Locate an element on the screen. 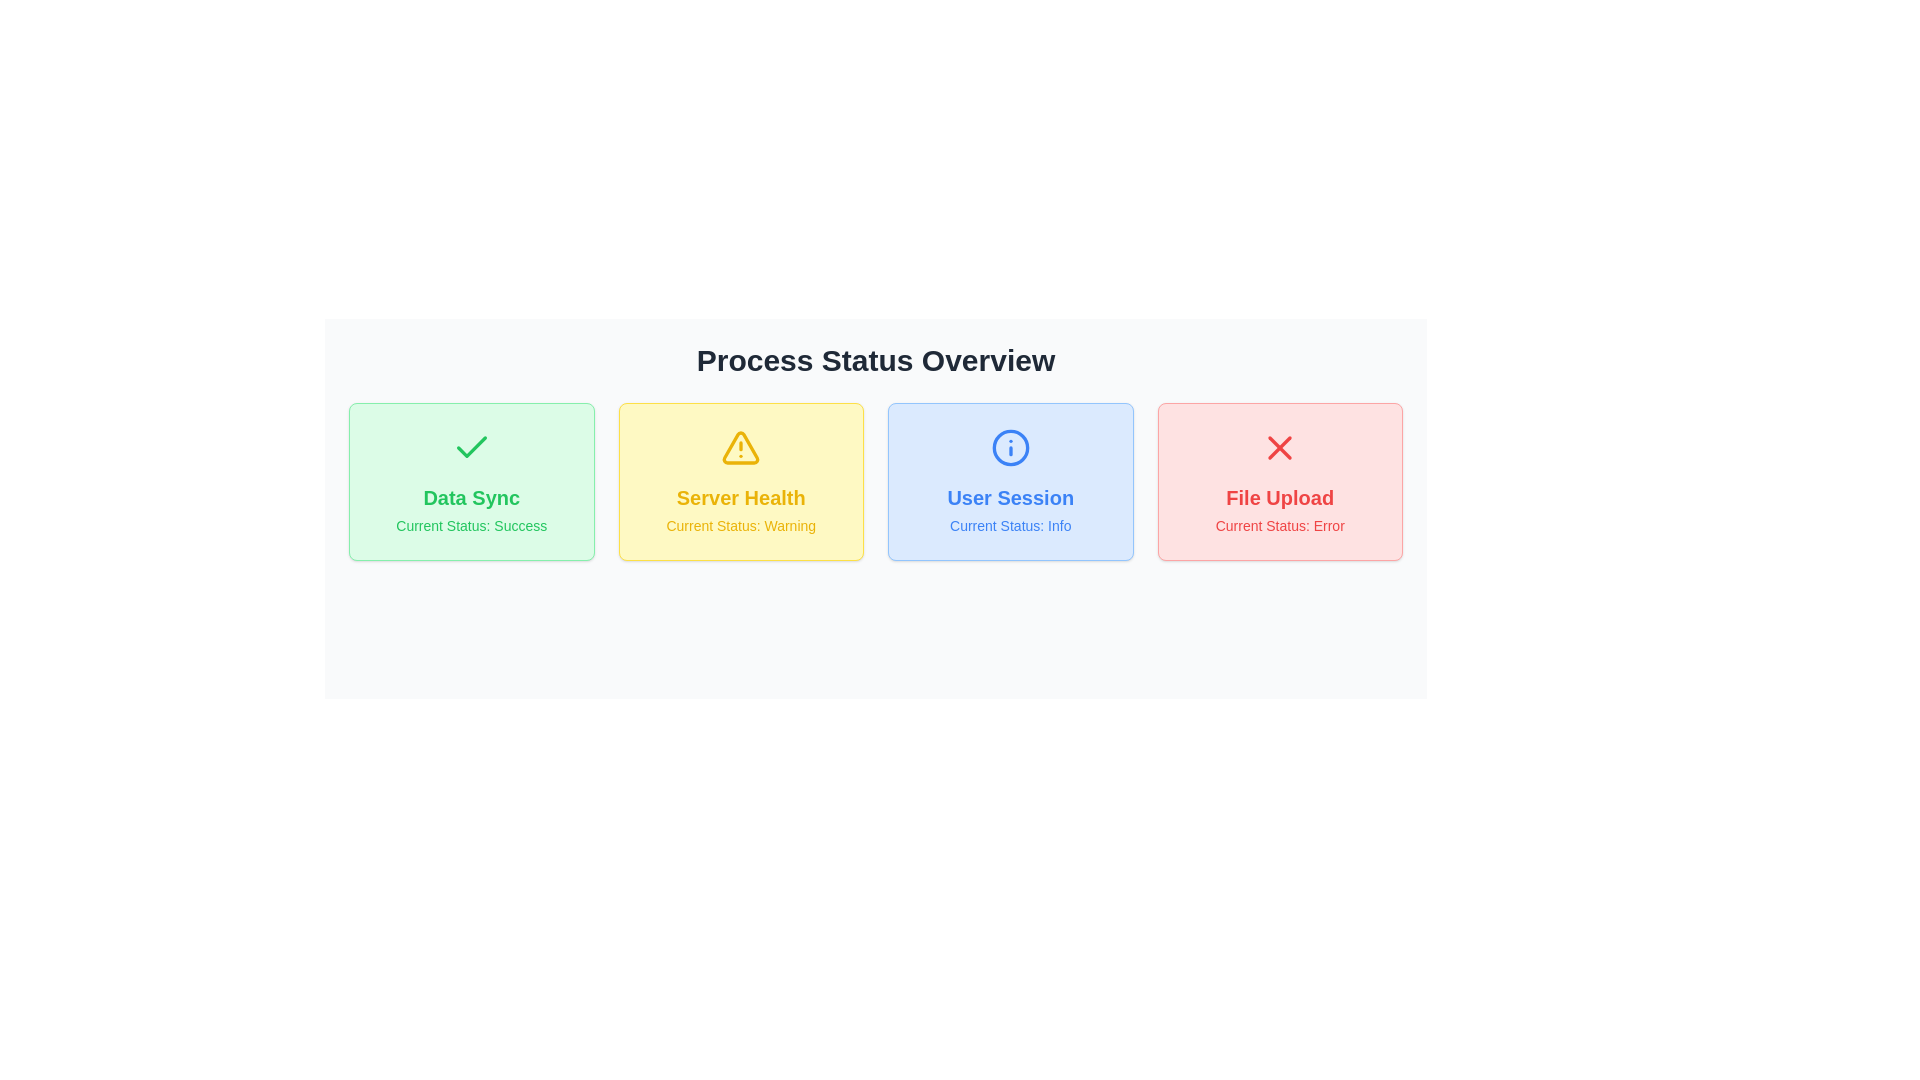 This screenshot has height=1080, width=1920. the Informational card with a green background and the title 'Data Sync' located in the top left quadrant of the layout is located at coordinates (470, 482).